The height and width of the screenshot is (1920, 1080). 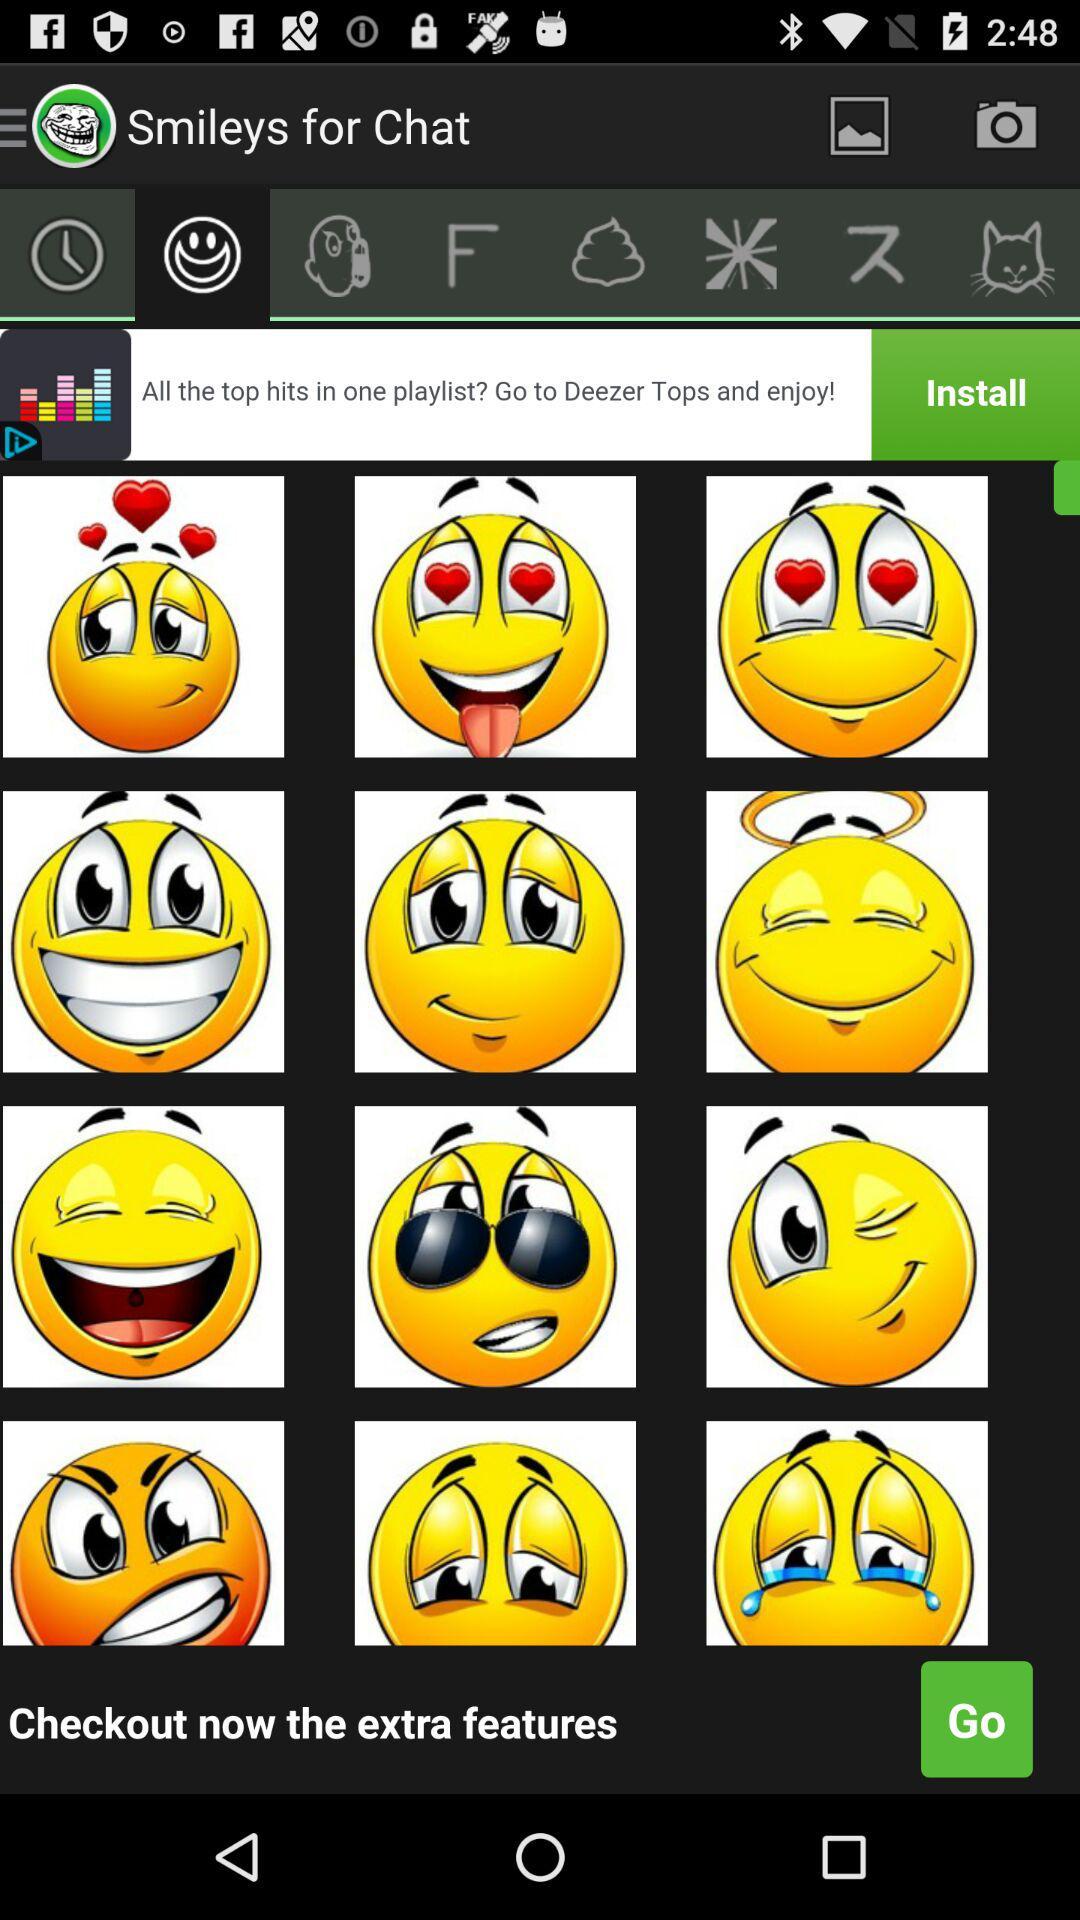 What do you see at coordinates (202, 253) in the screenshot?
I see `smile emoji` at bounding box center [202, 253].